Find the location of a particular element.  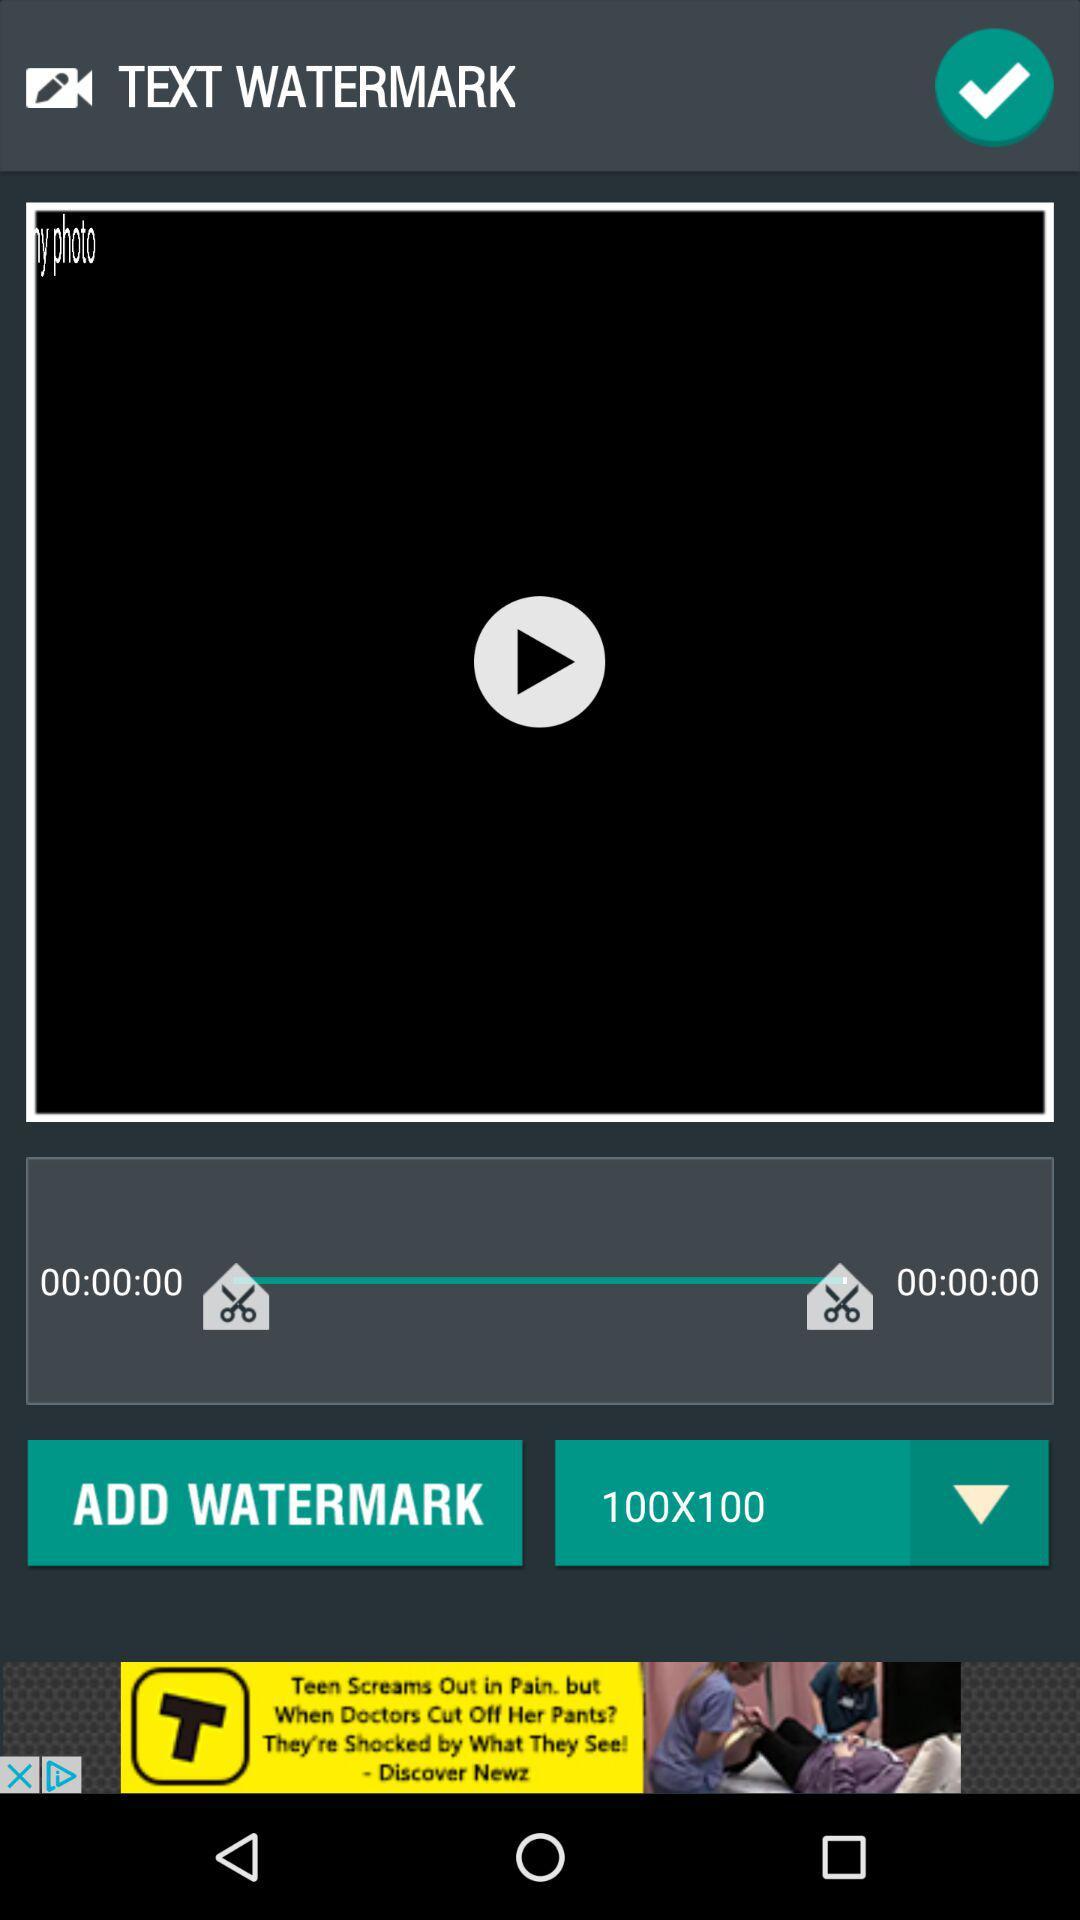

ok is located at coordinates (994, 86).